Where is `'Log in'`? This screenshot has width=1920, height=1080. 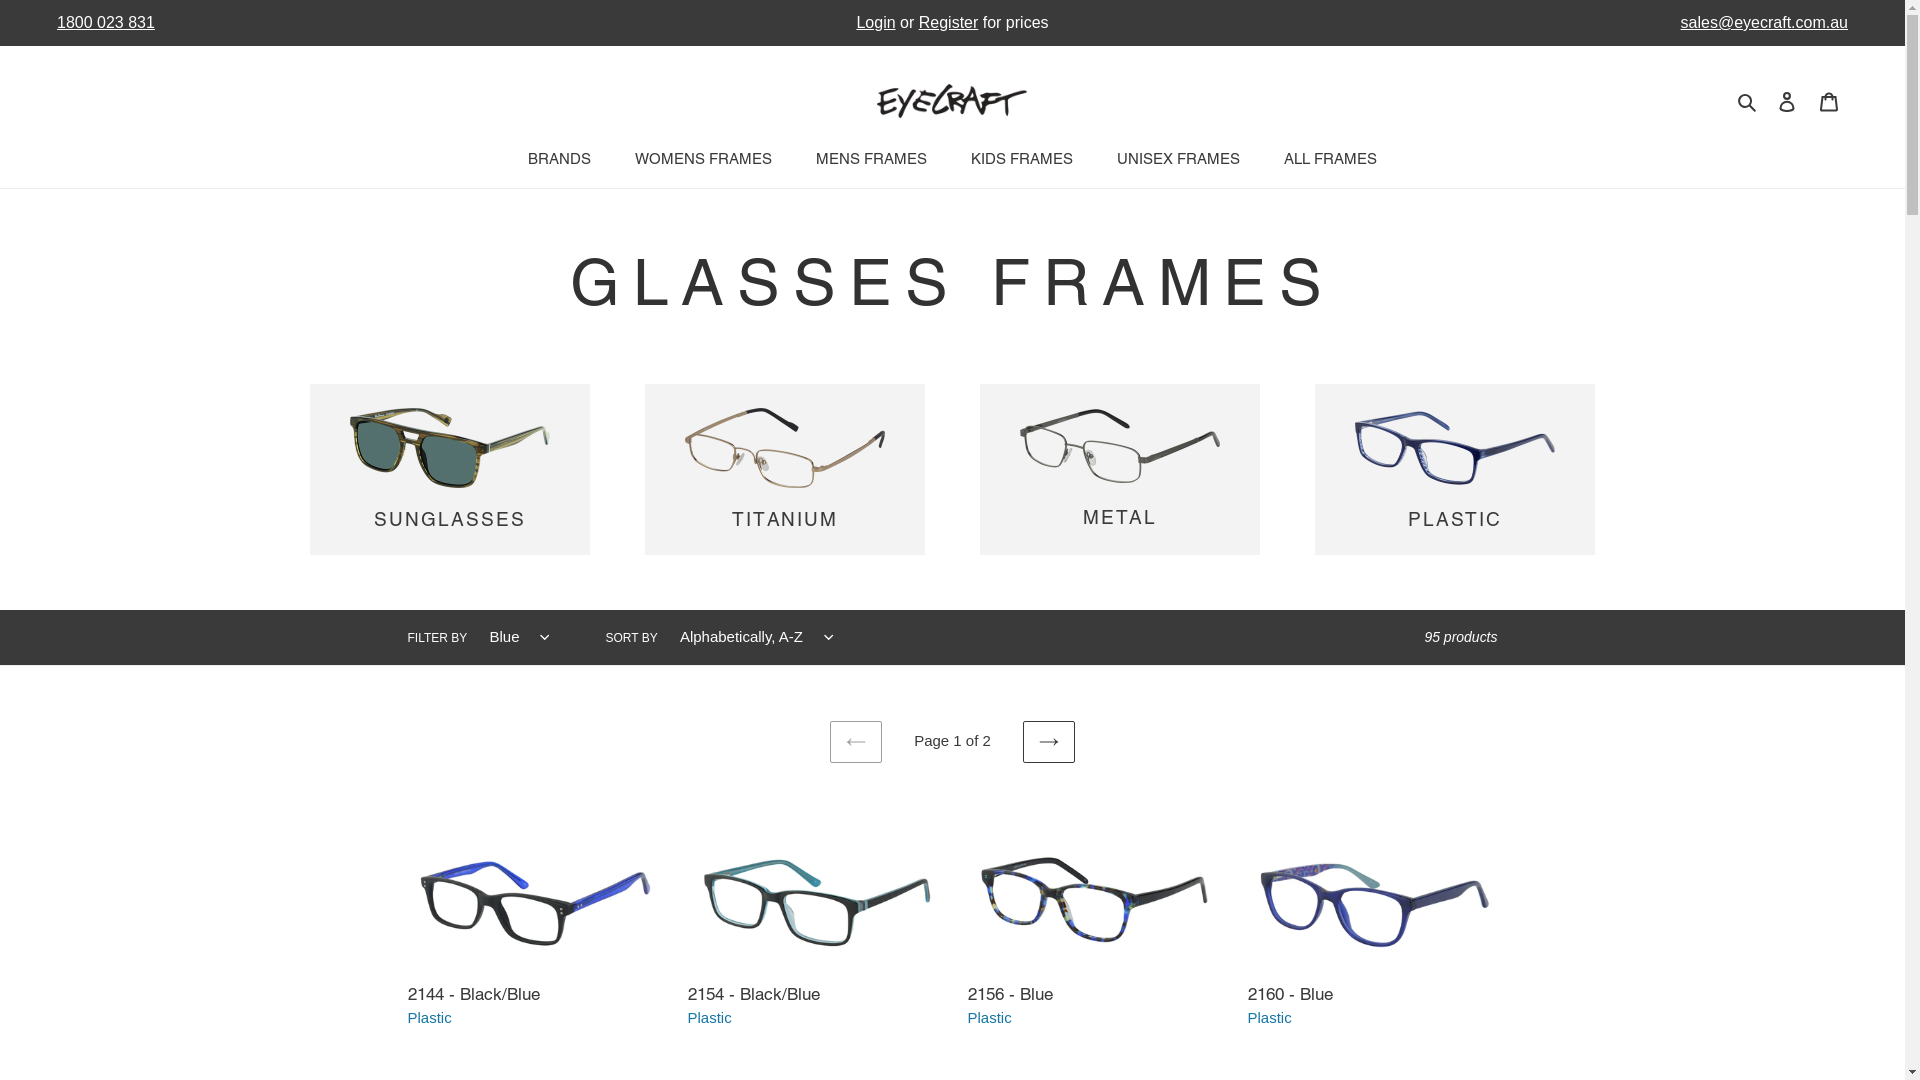
'Log in' is located at coordinates (1786, 101).